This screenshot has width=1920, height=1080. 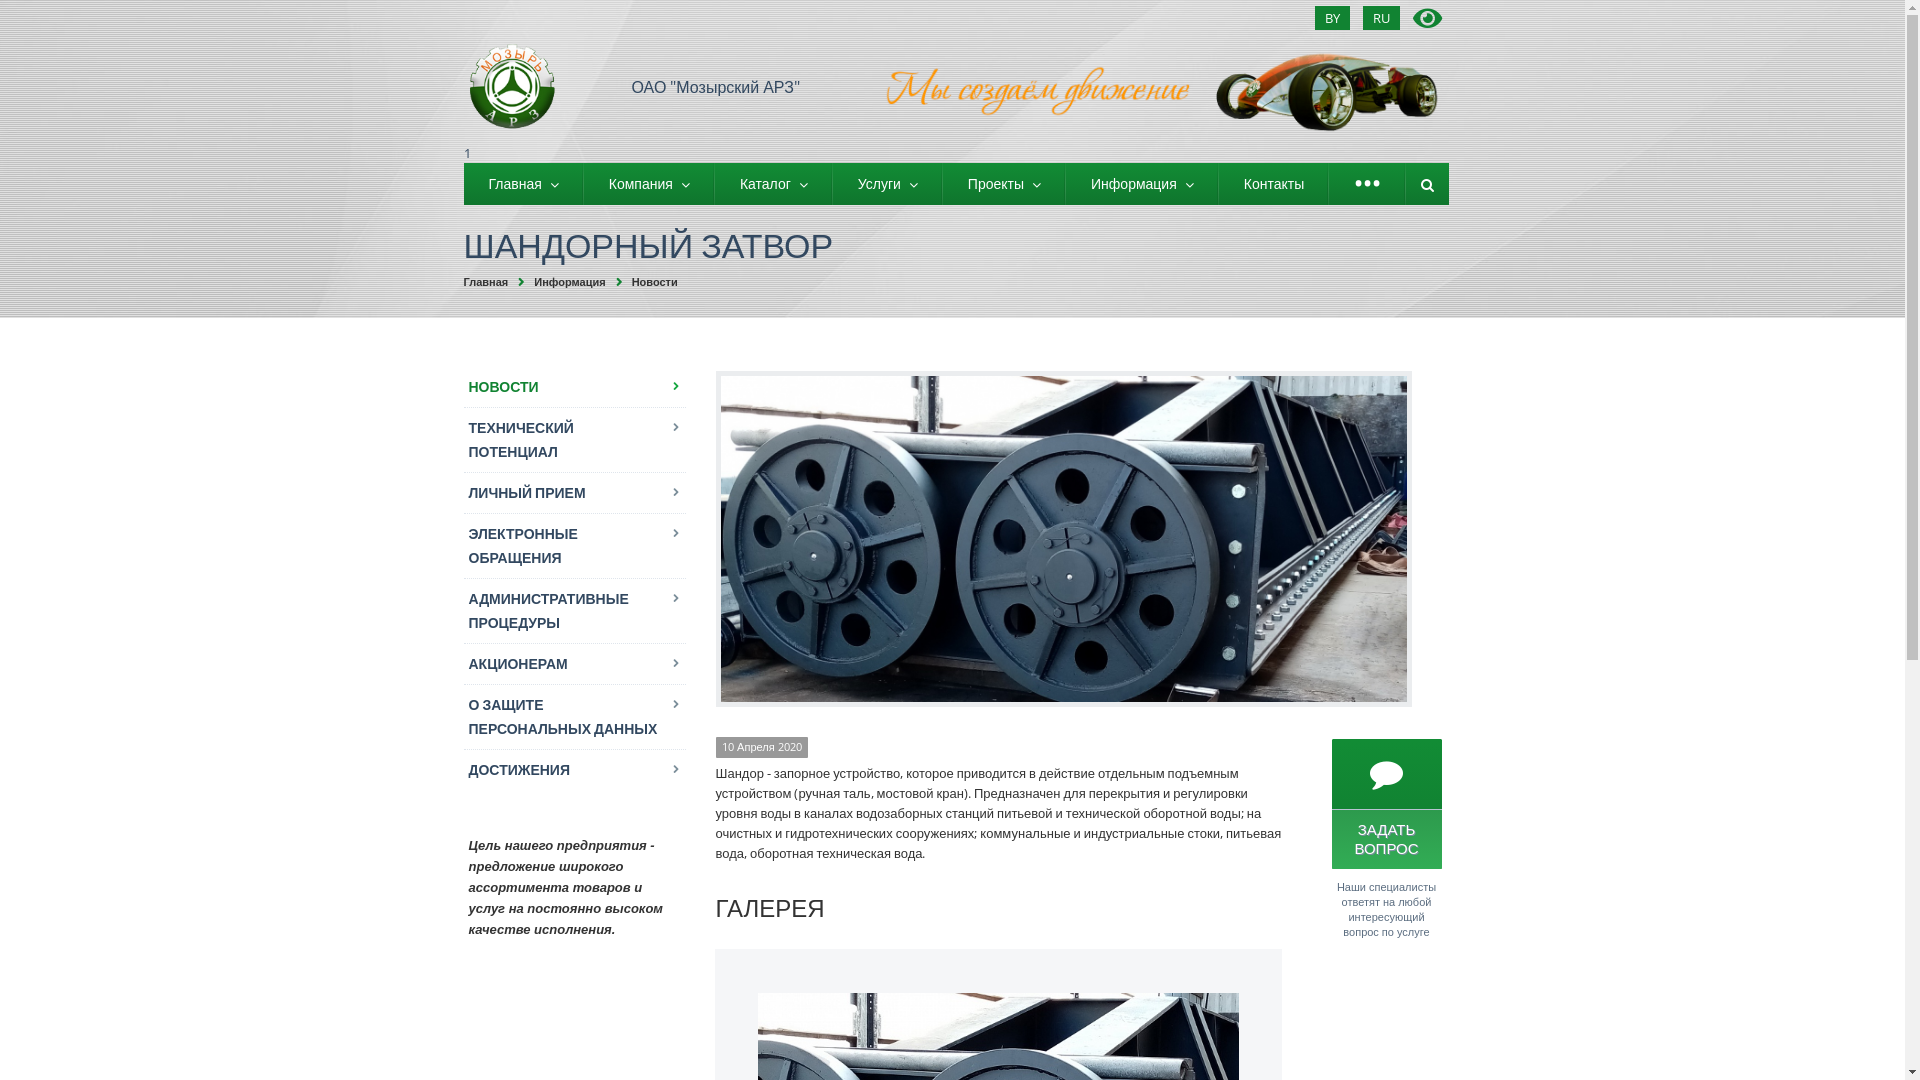 I want to click on 'BY', so click(x=1314, y=18).